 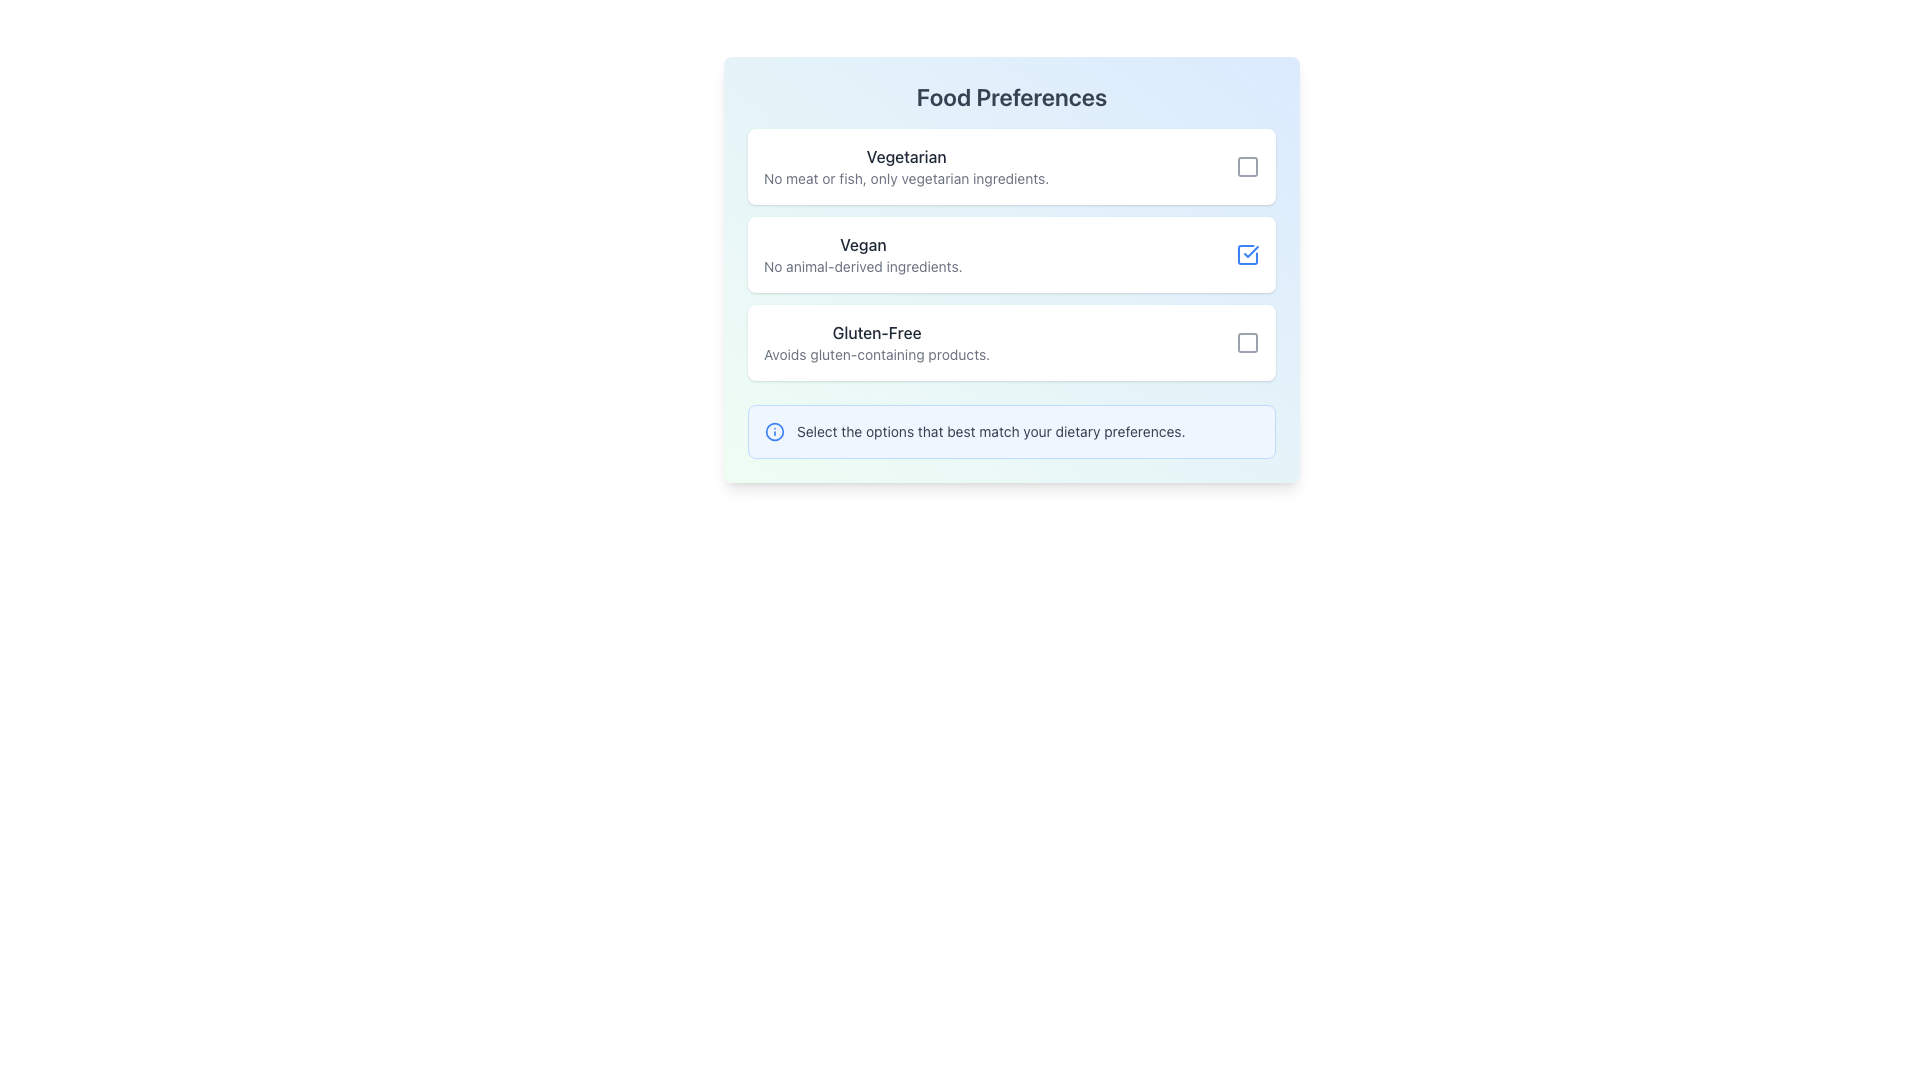 What do you see at coordinates (877, 353) in the screenshot?
I see `text label that states 'Avoids gluten-containing products.' located below the 'Gluten-Free' heading in the 'Food Preferences' section` at bounding box center [877, 353].